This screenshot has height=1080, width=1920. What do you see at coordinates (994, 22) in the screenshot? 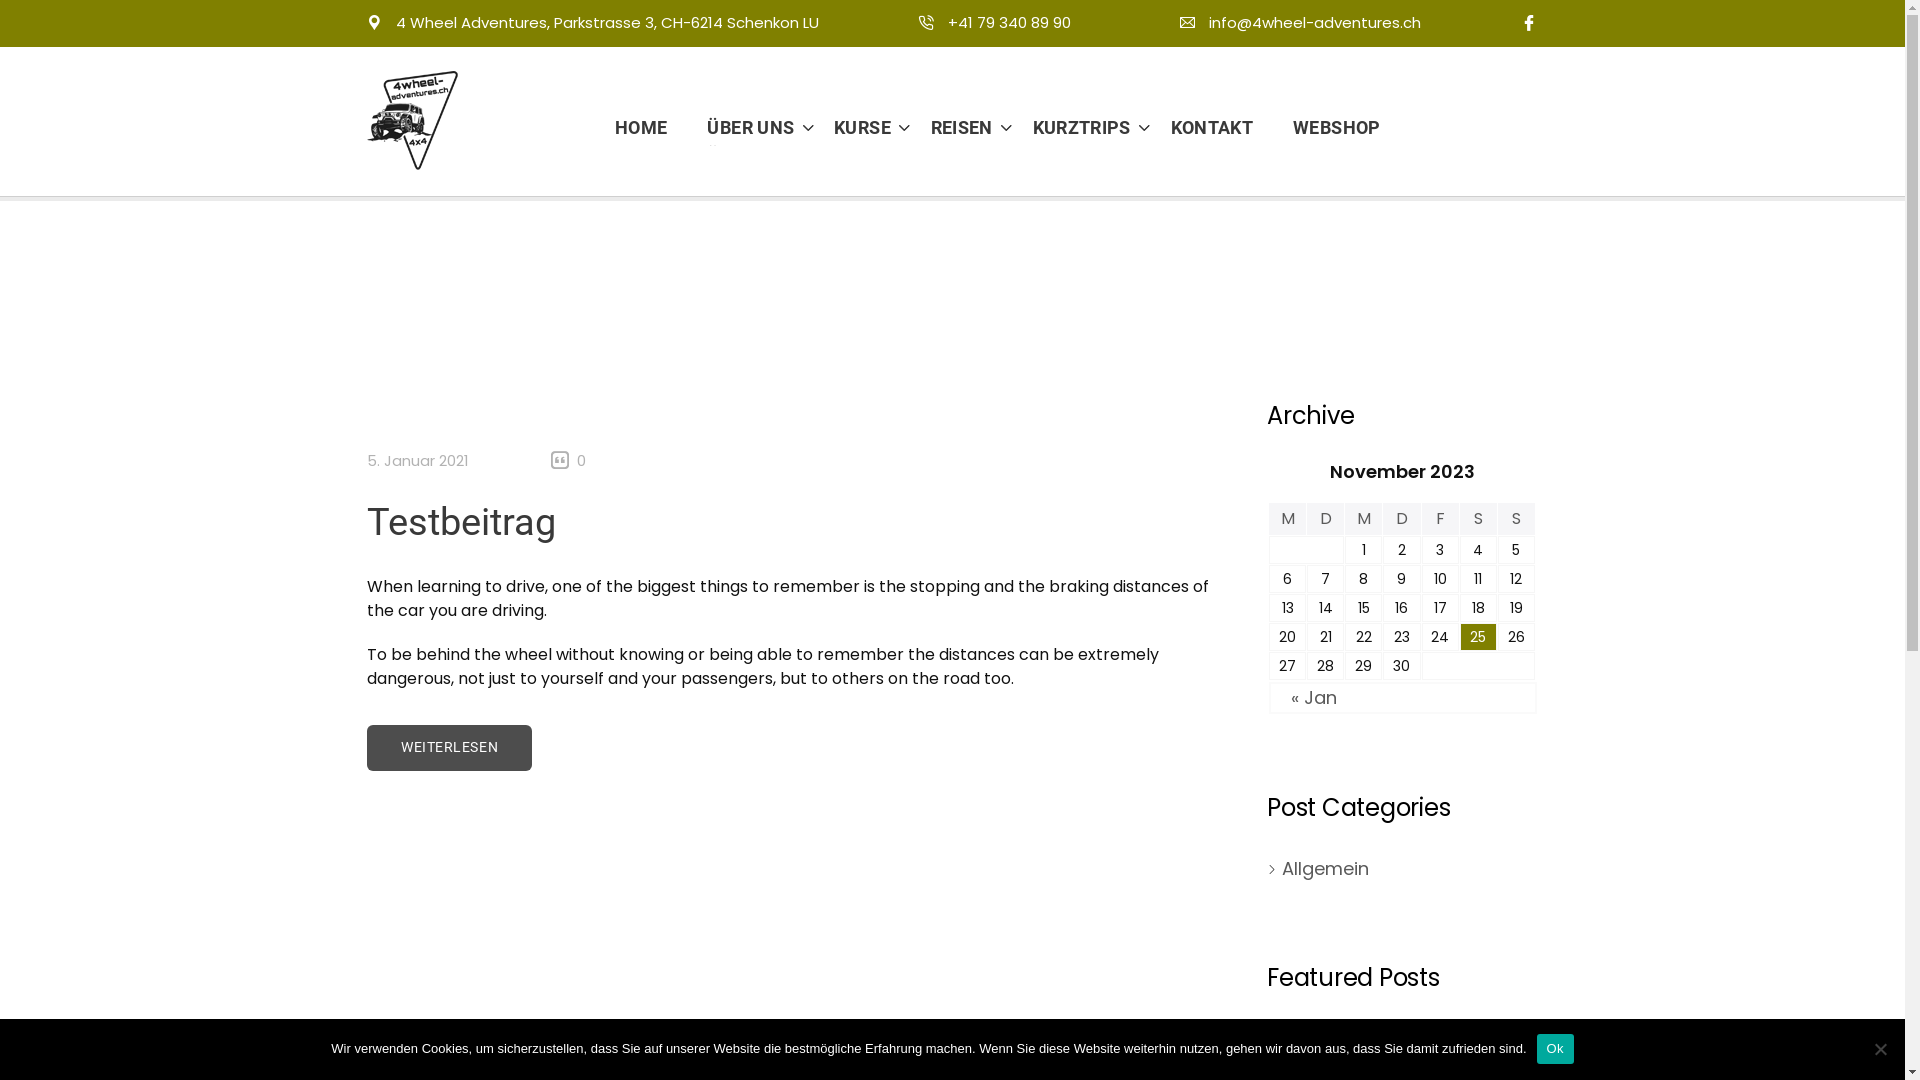
I see `'+41 79 340 89 90'` at bounding box center [994, 22].